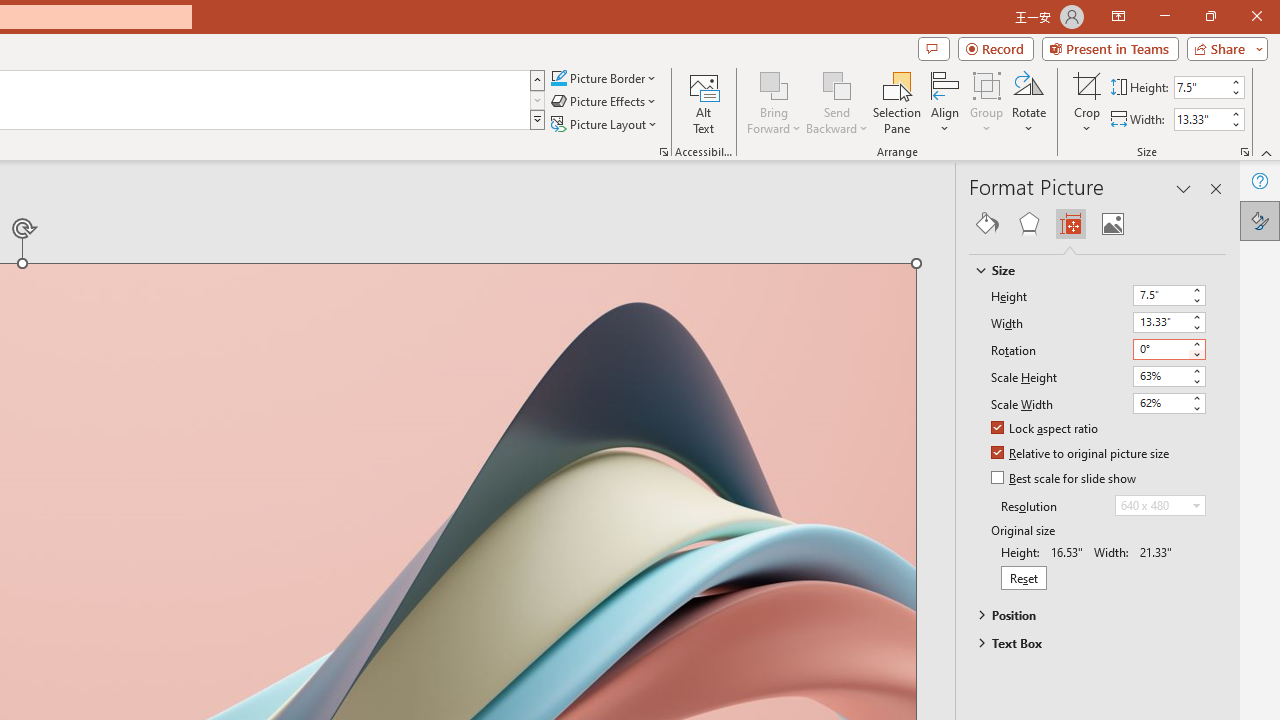 The width and height of the screenshot is (1280, 720). Describe the element at coordinates (987, 223) in the screenshot. I see `'Fill & Line'` at that location.